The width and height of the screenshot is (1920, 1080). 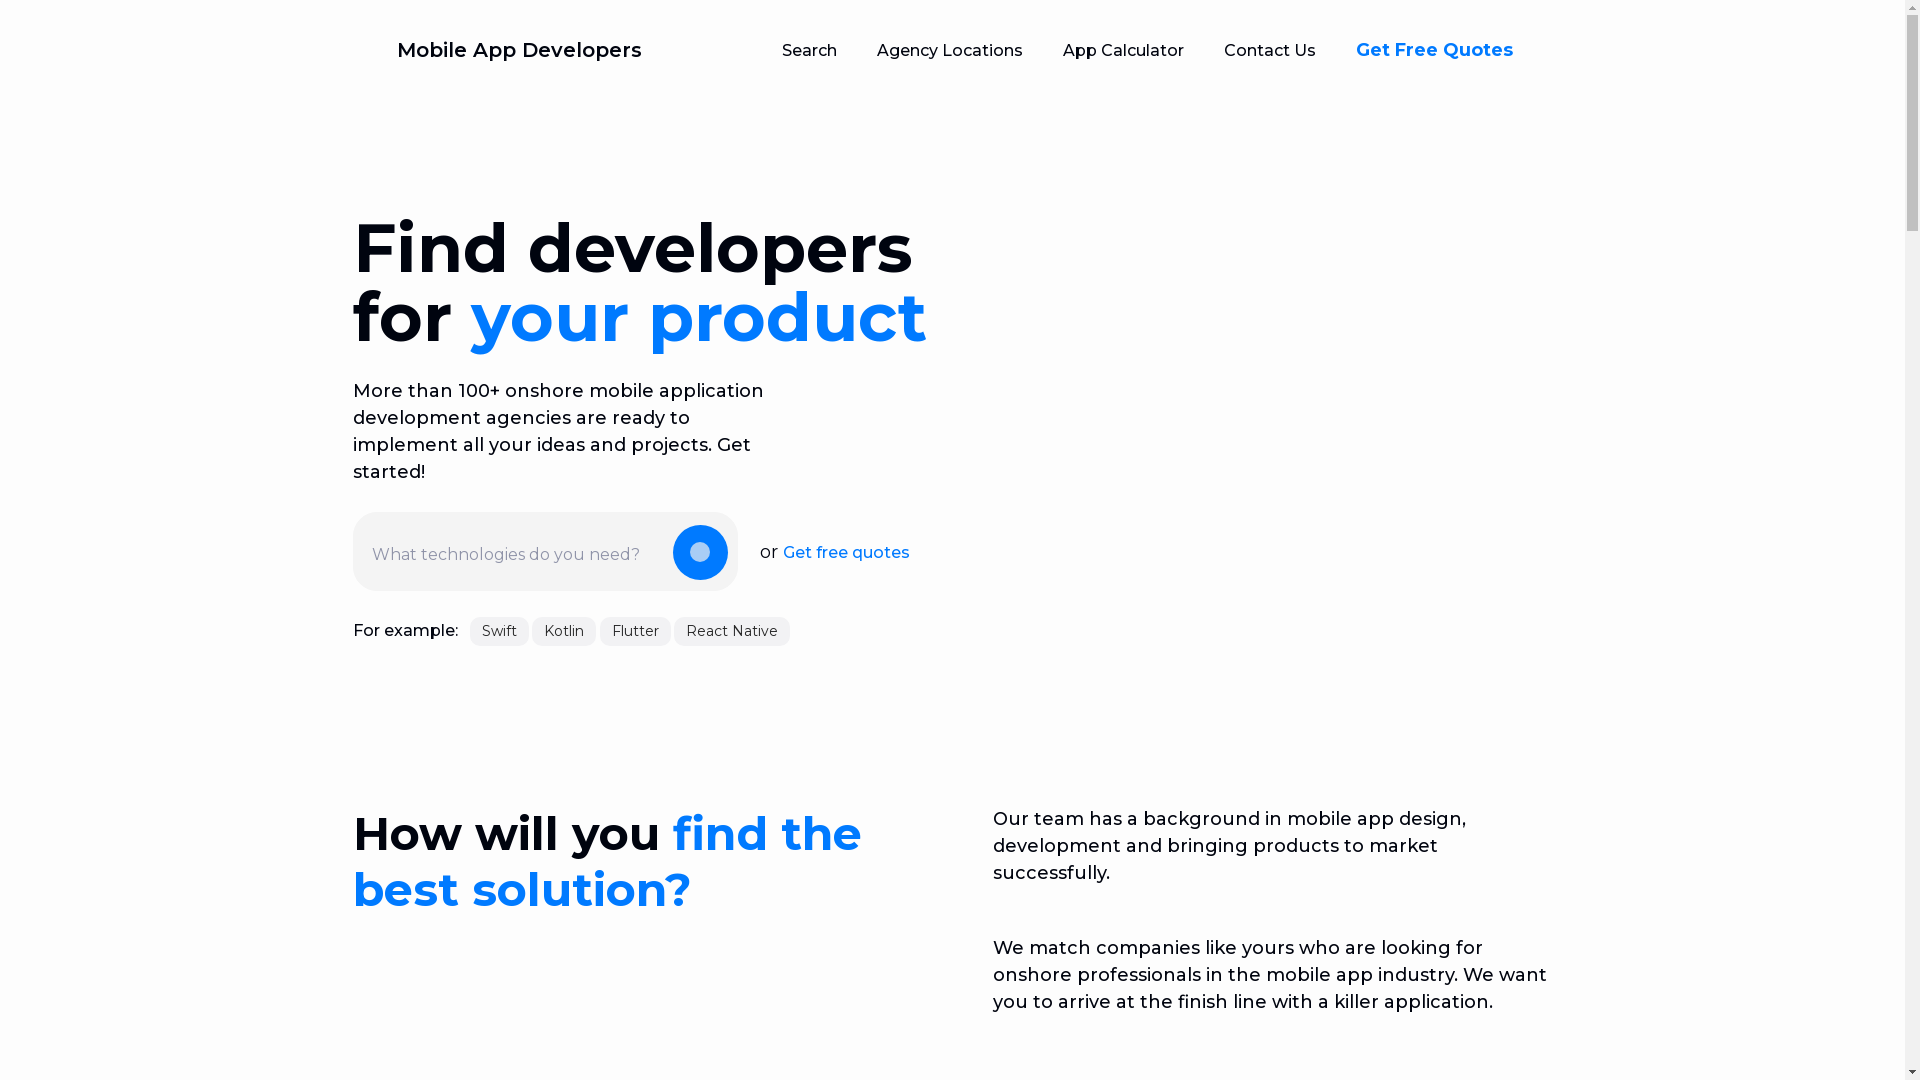 What do you see at coordinates (469, 631) in the screenshot?
I see `'Swift'` at bounding box center [469, 631].